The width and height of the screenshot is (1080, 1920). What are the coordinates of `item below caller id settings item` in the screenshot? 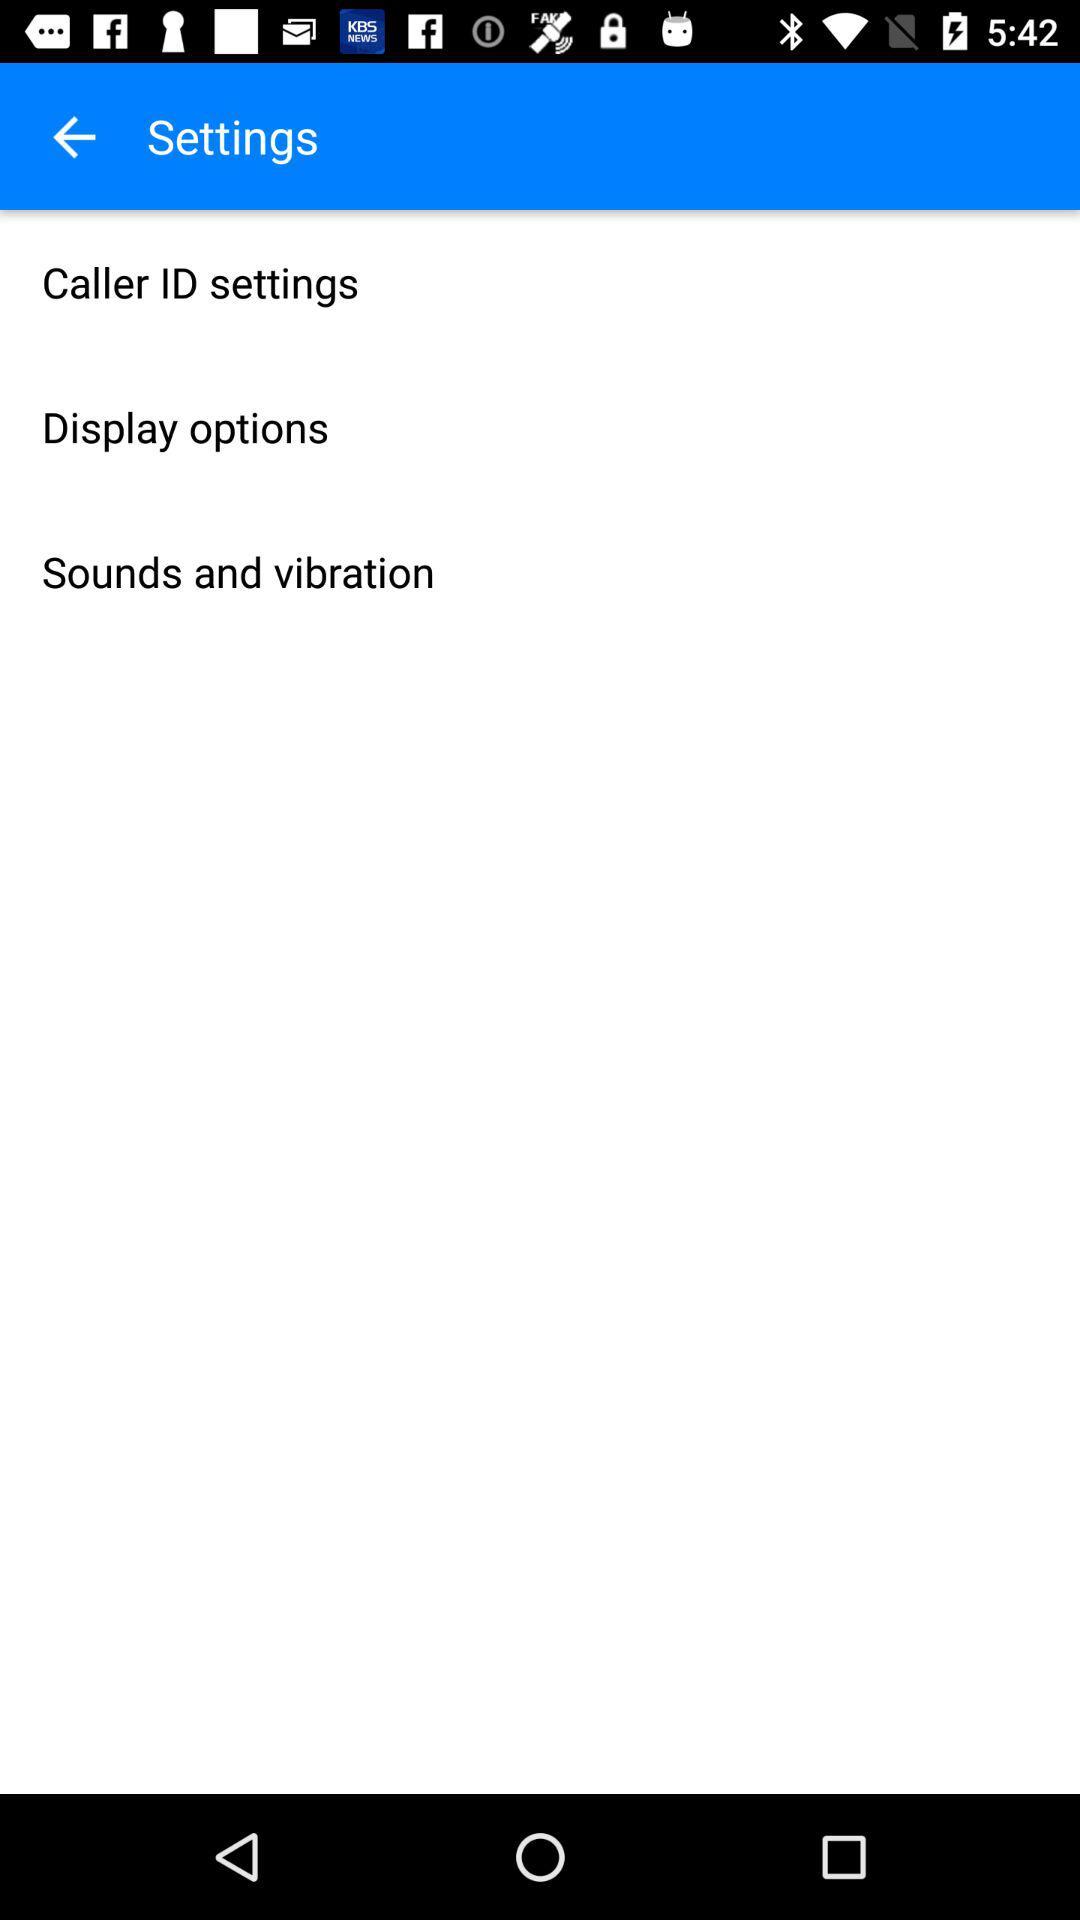 It's located at (540, 426).